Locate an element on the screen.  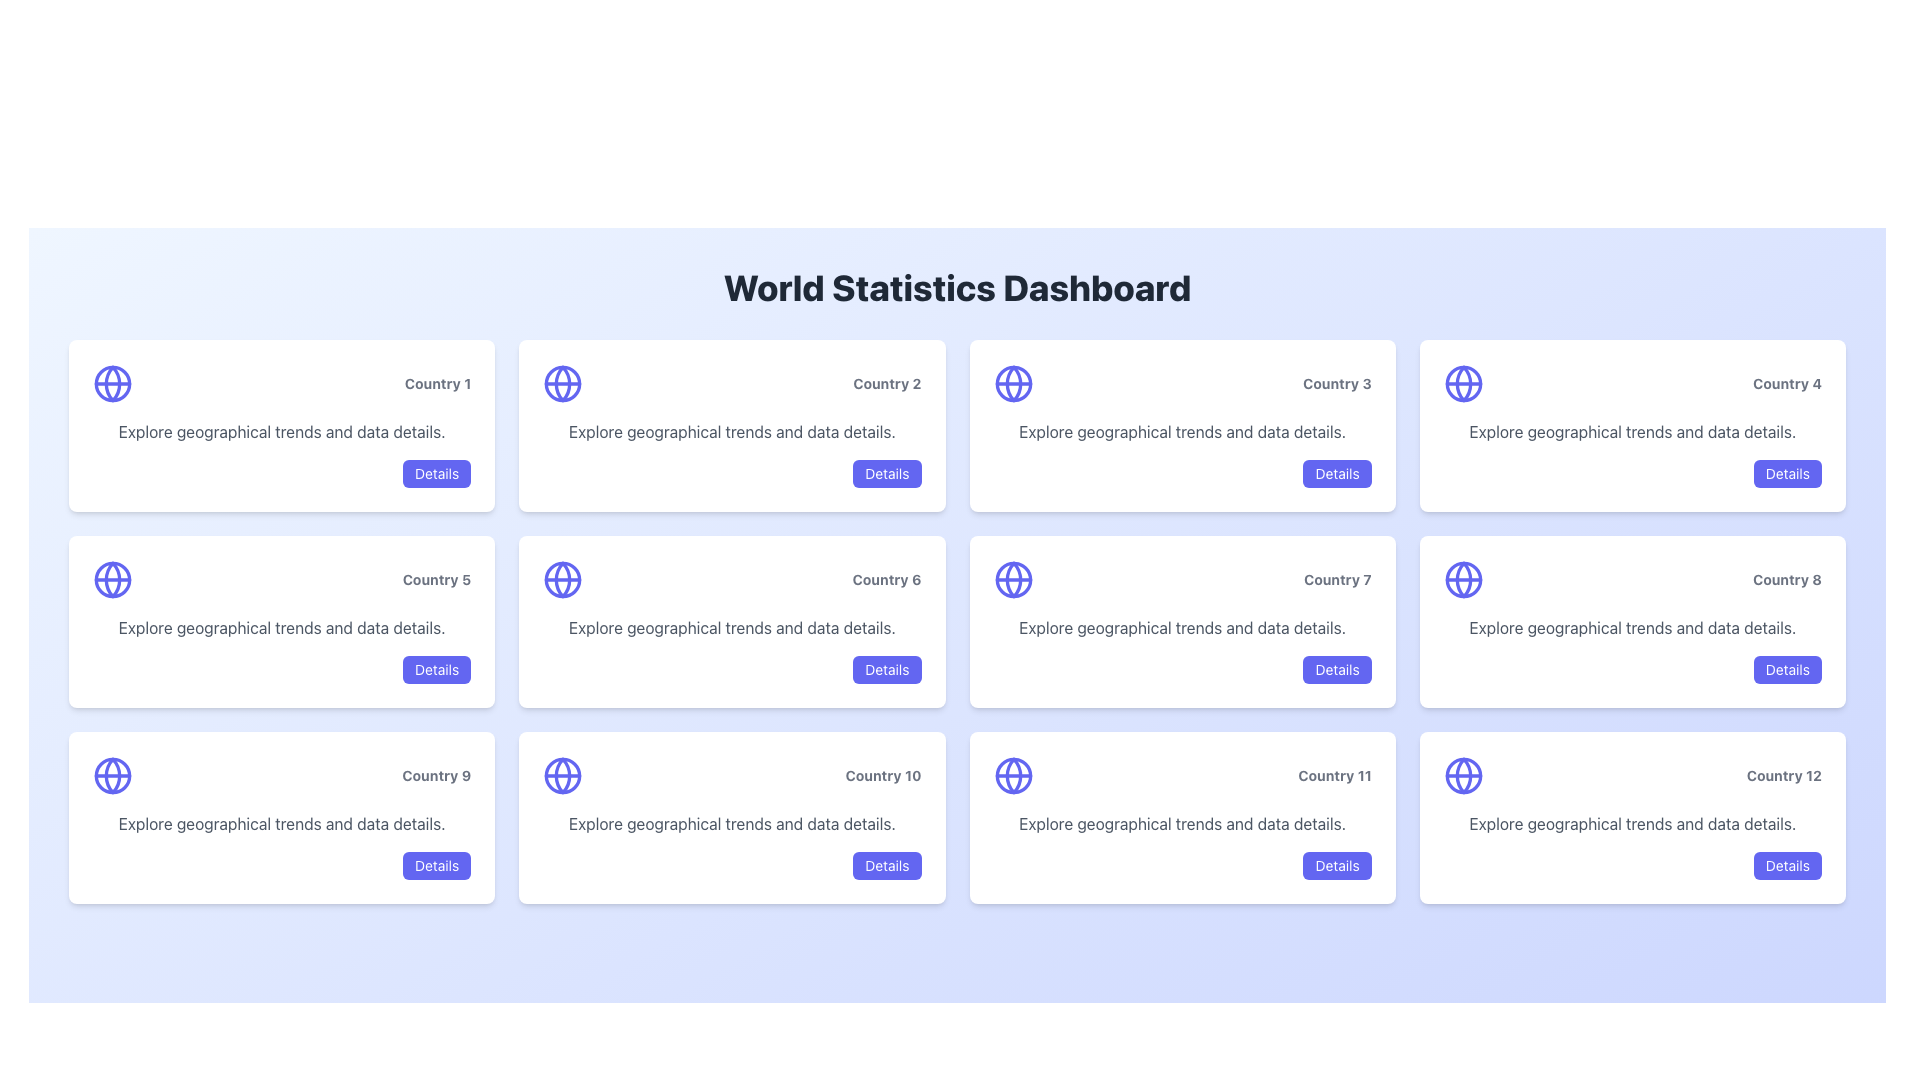
the title element 'Country 6' in the card that identifies the represented topic, located in the second row and third column of the grid layout is located at coordinates (731, 579).